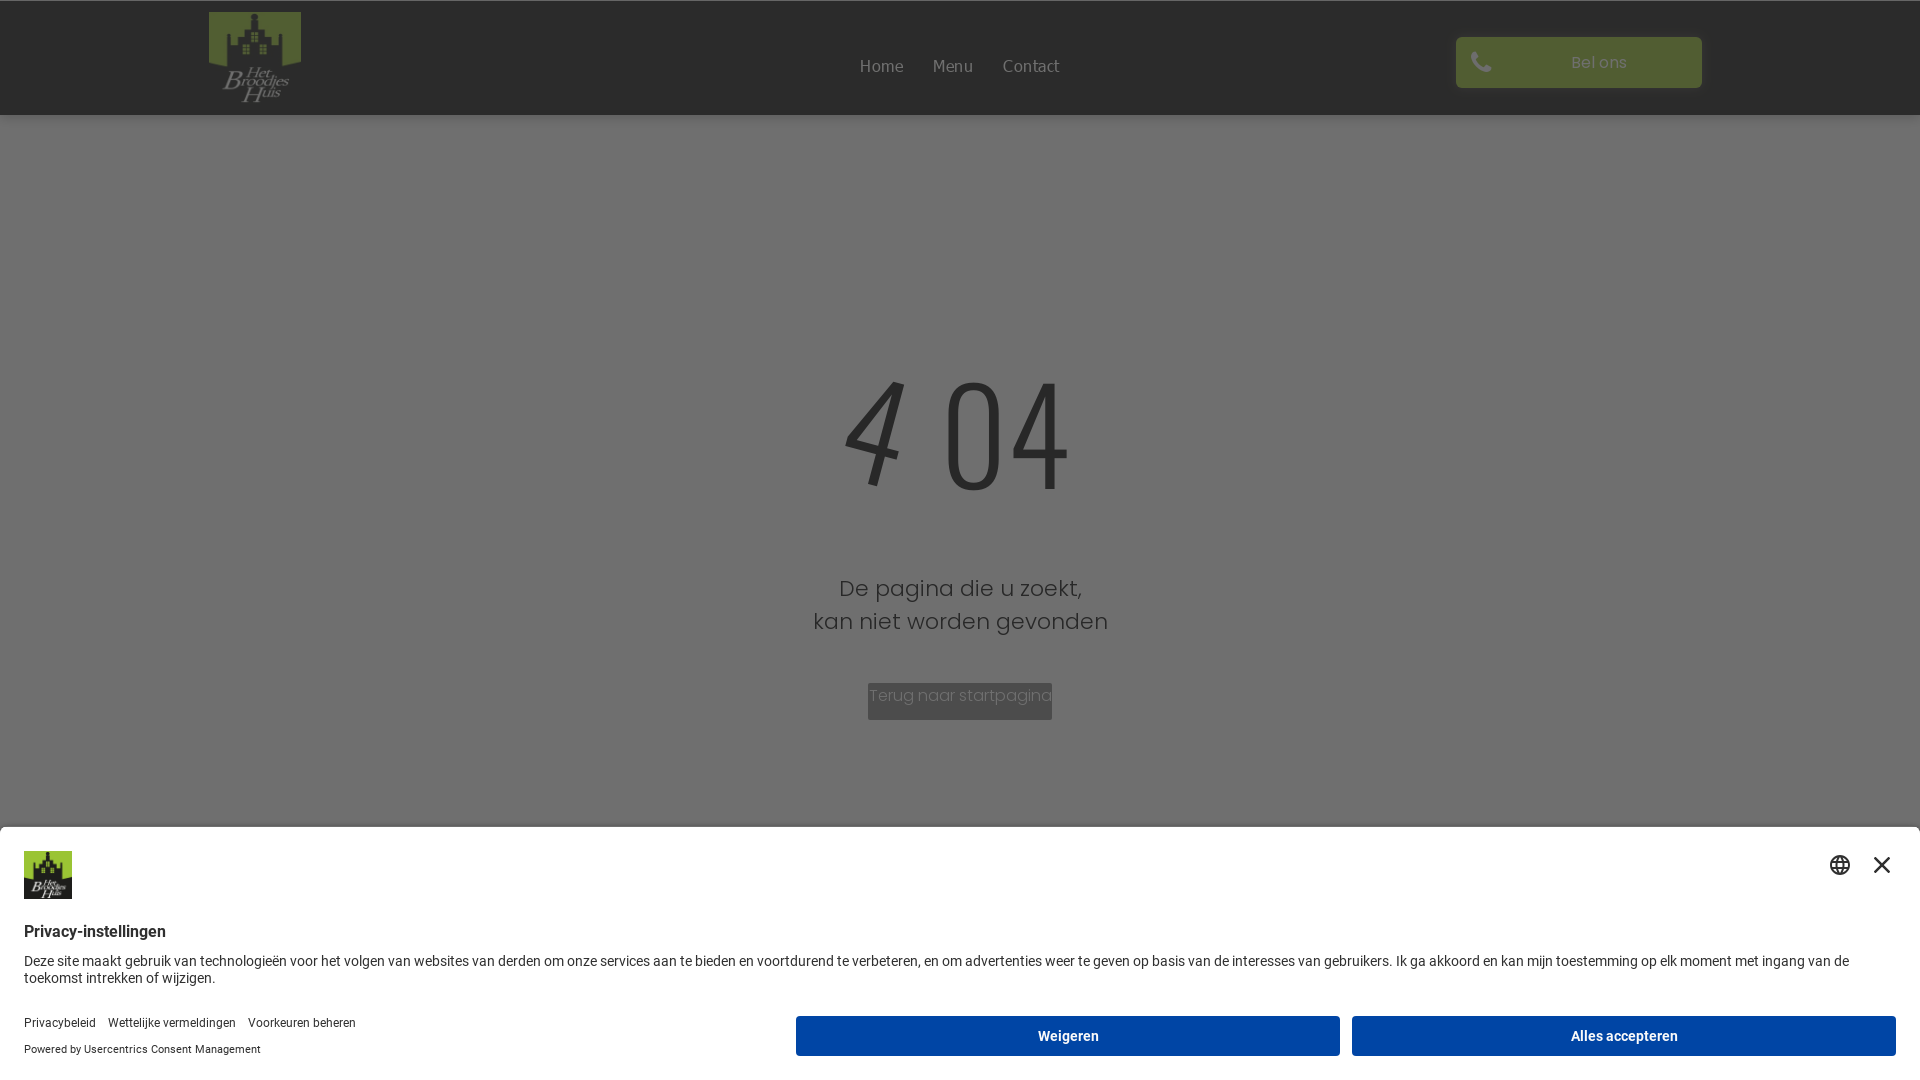 Image resolution: width=1920 pixels, height=1080 pixels. I want to click on 'Terug naar startpagina', so click(960, 700).